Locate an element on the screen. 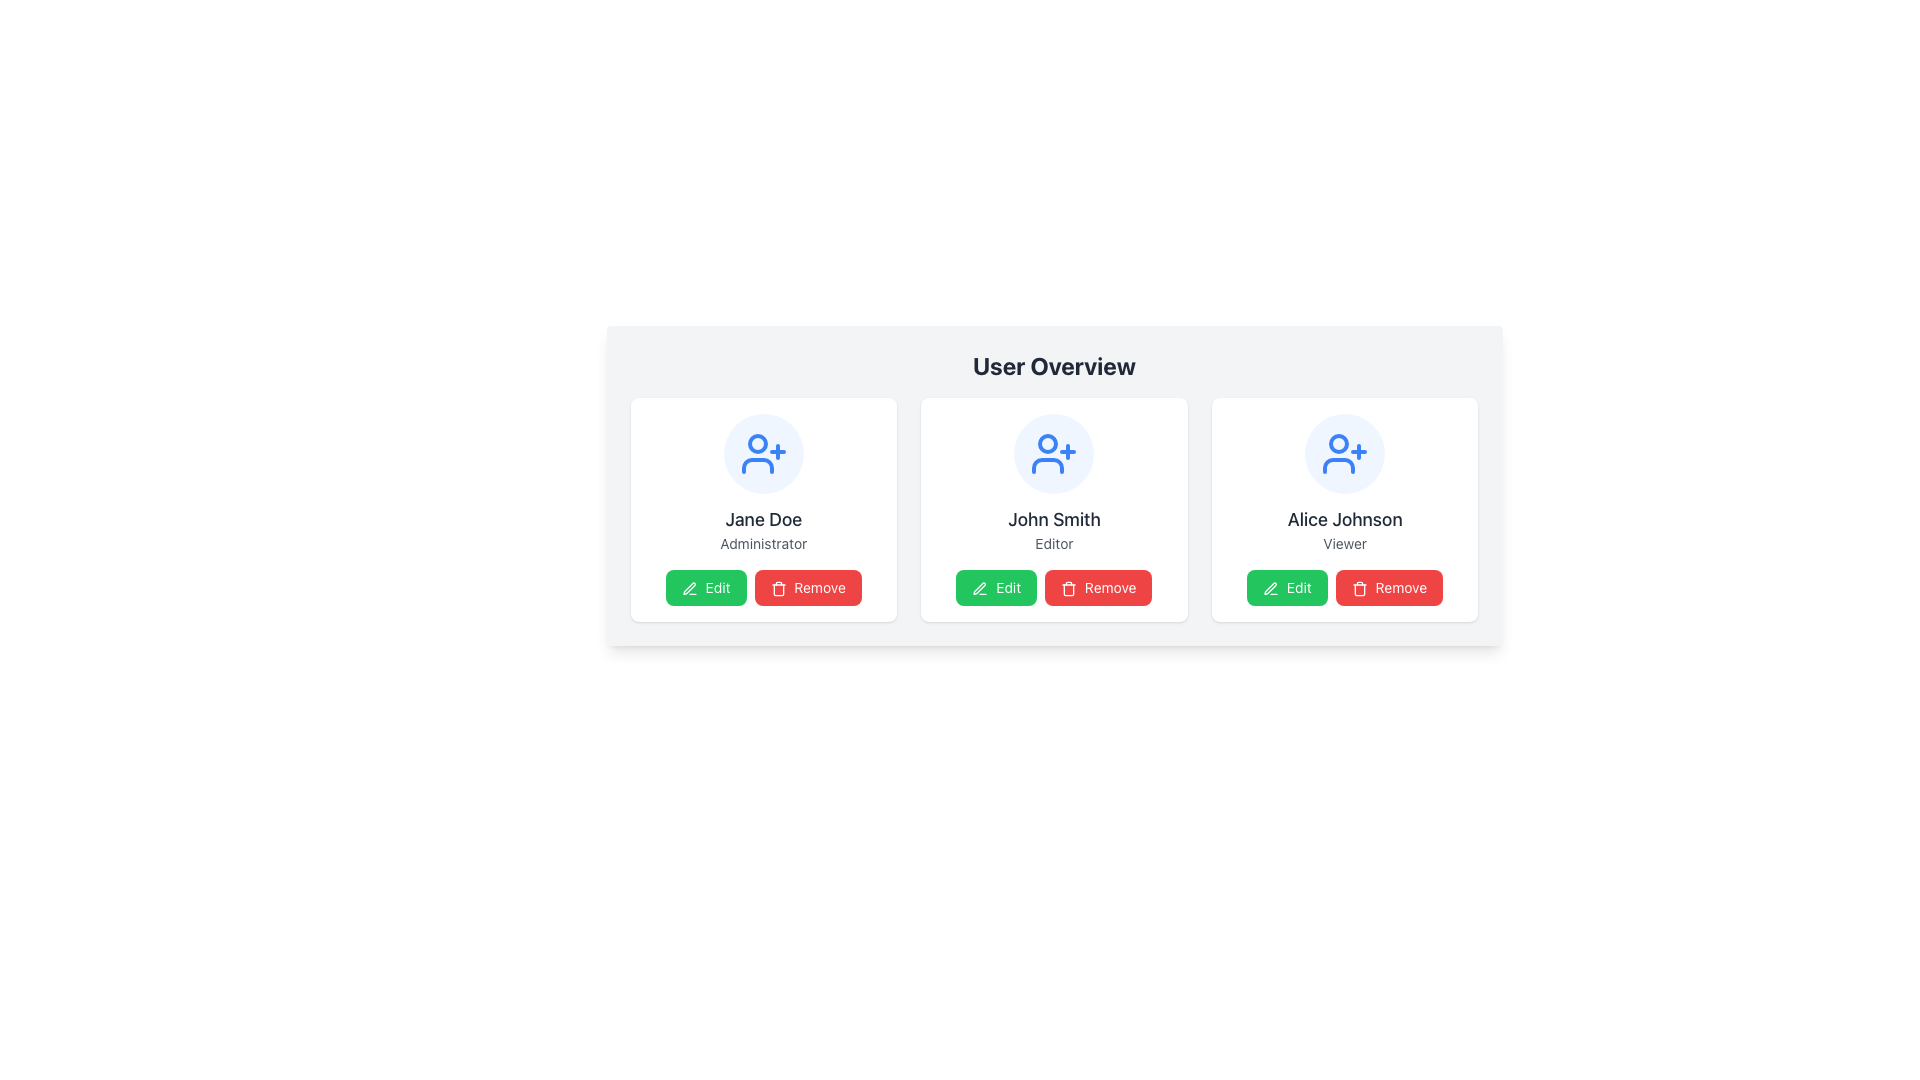  the user role/profile icon located at the top of the central card labeled 'John Smith' is located at coordinates (1053, 454).